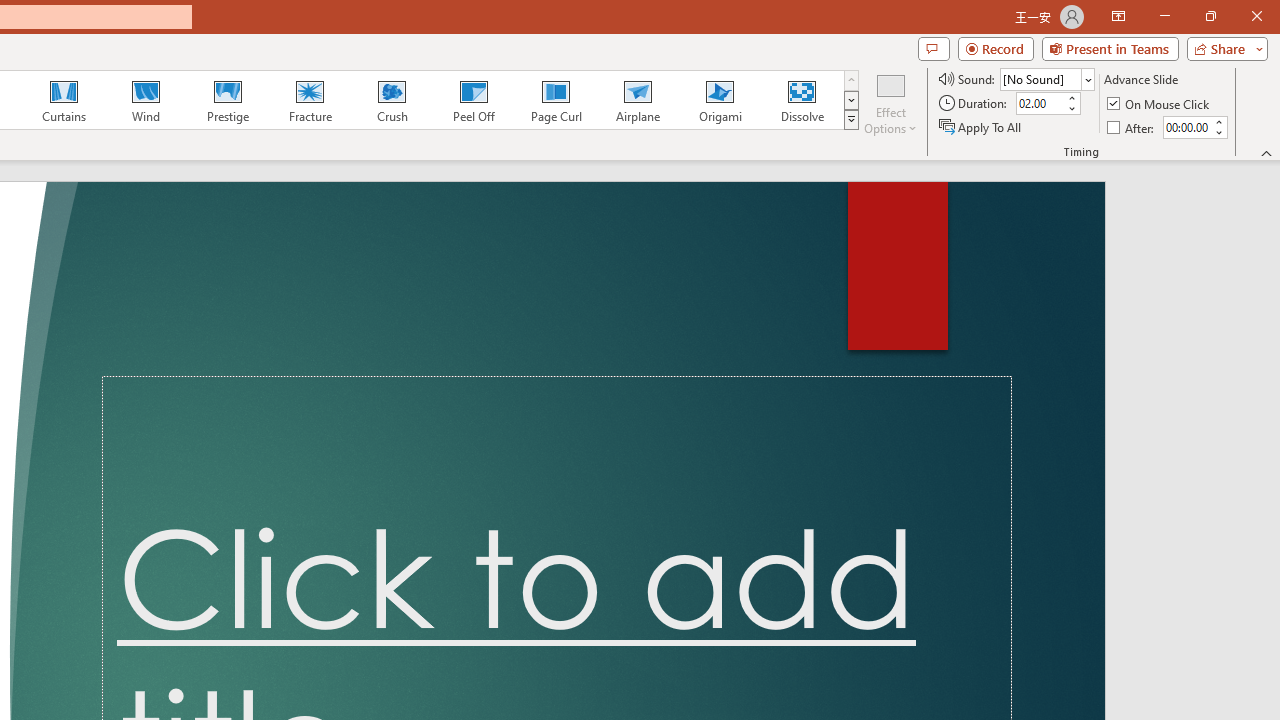  What do you see at coordinates (64, 100) in the screenshot?
I see `'Curtains'` at bounding box center [64, 100].